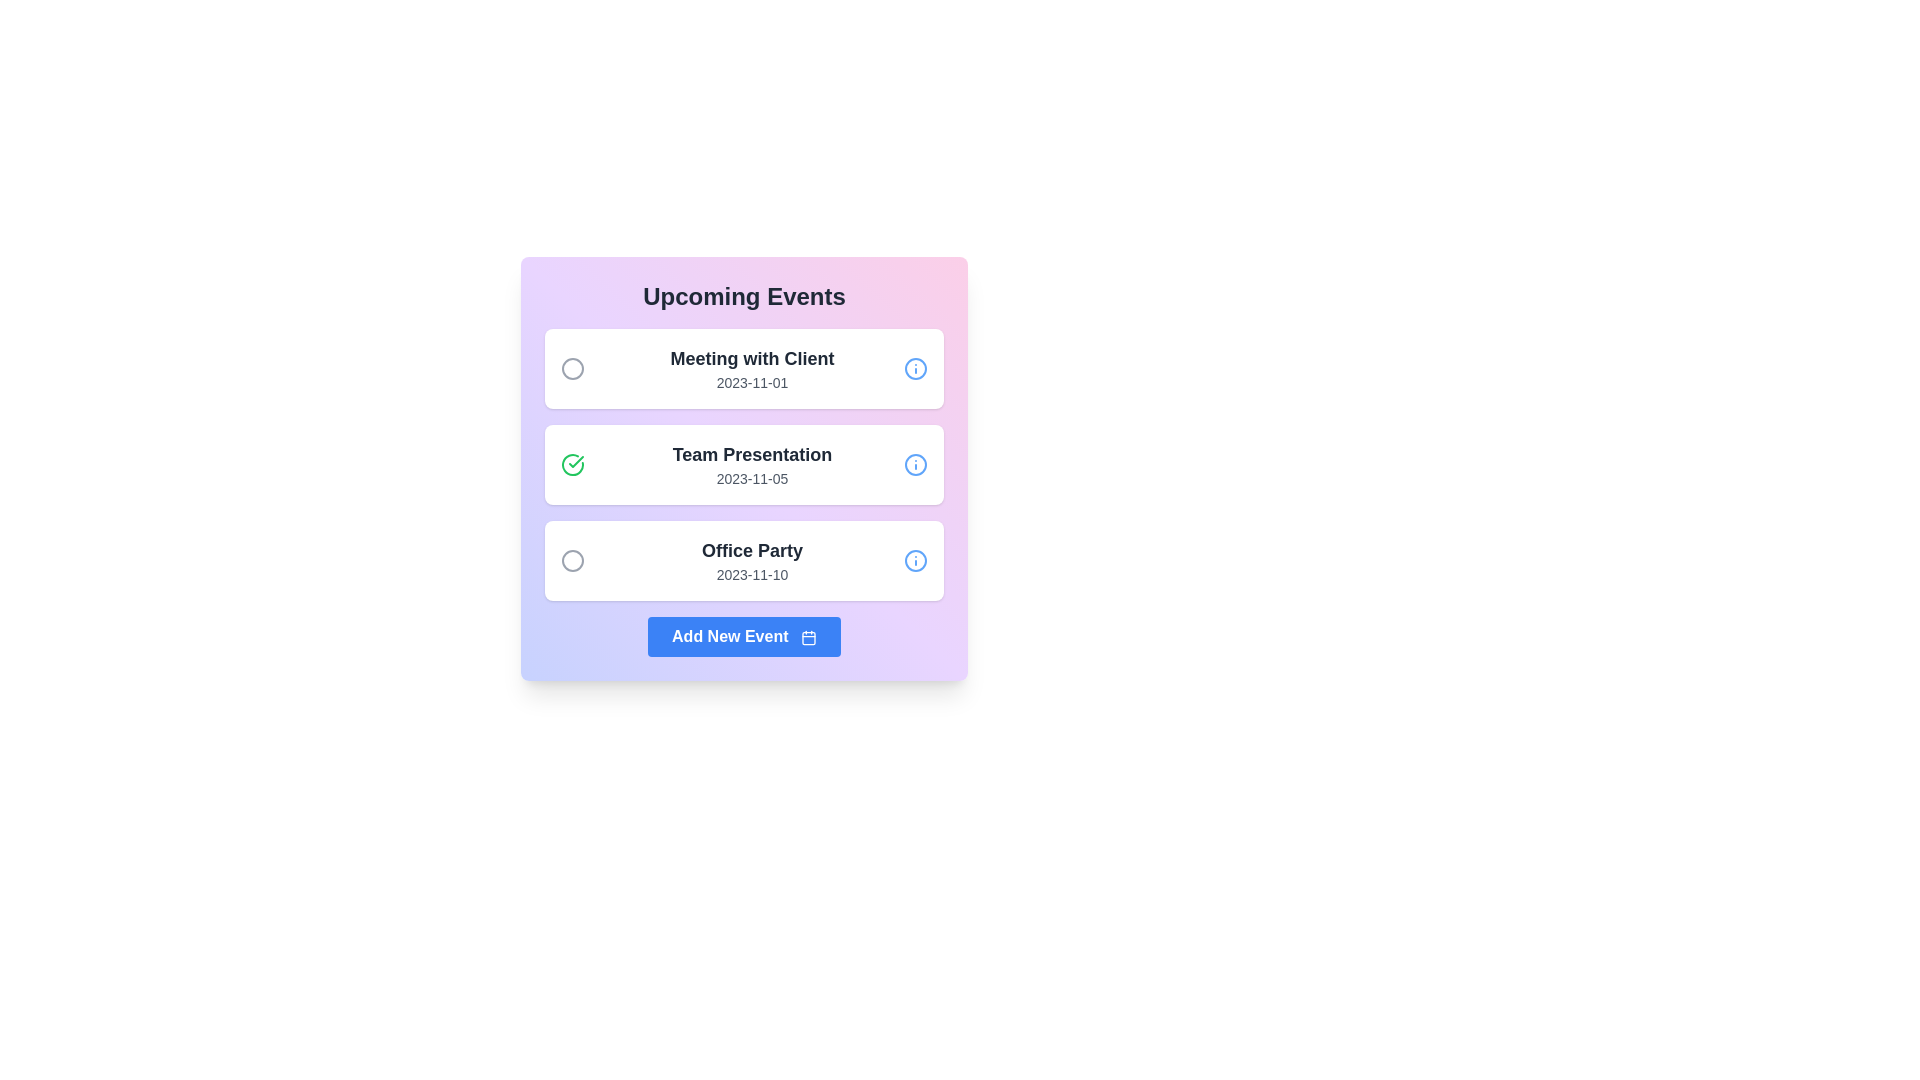 Image resolution: width=1920 pixels, height=1080 pixels. What do you see at coordinates (571, 560) in the screenshot?
I see `the circular icon for the 'Office Party' entry, which is the leftmost graphic in the third card from the top` at bounding box center [571, 560].